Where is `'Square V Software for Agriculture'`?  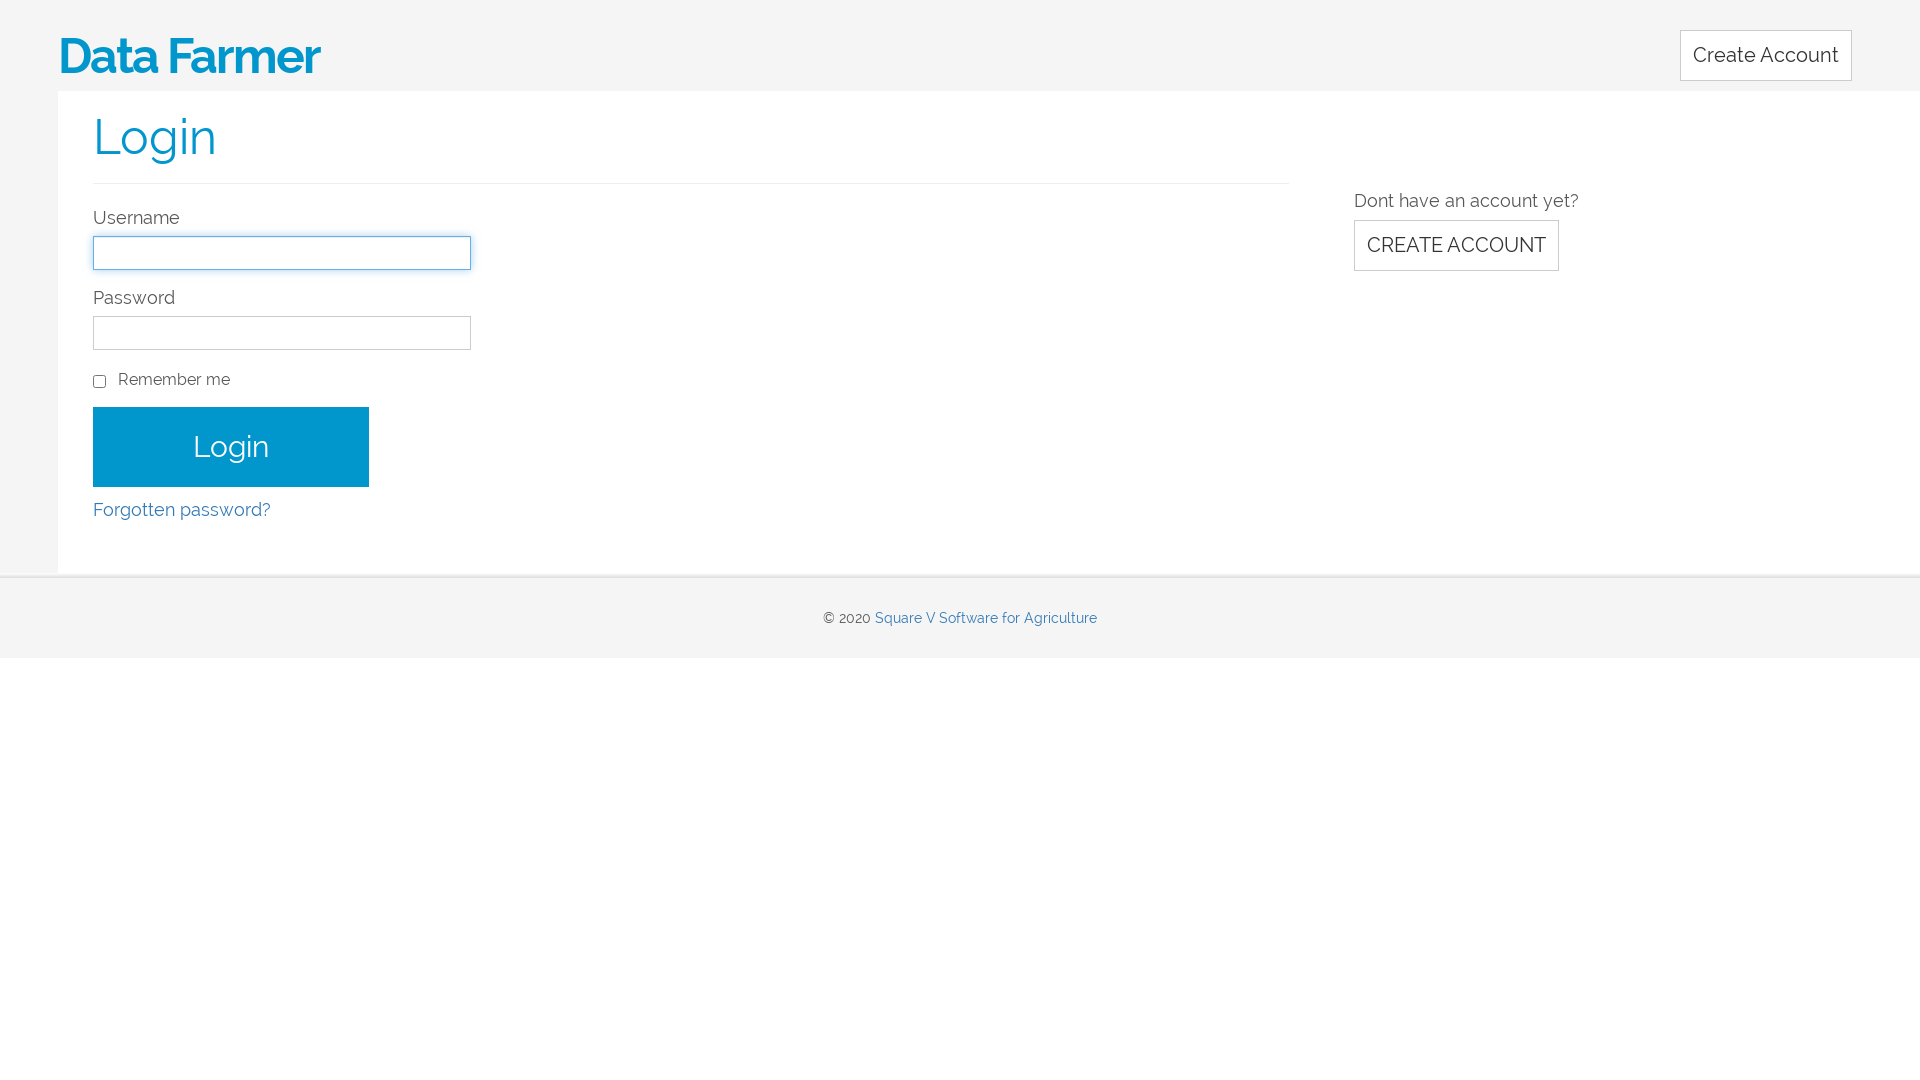 'Square V Software for Agriculture' is located at coordinates (985, 616).